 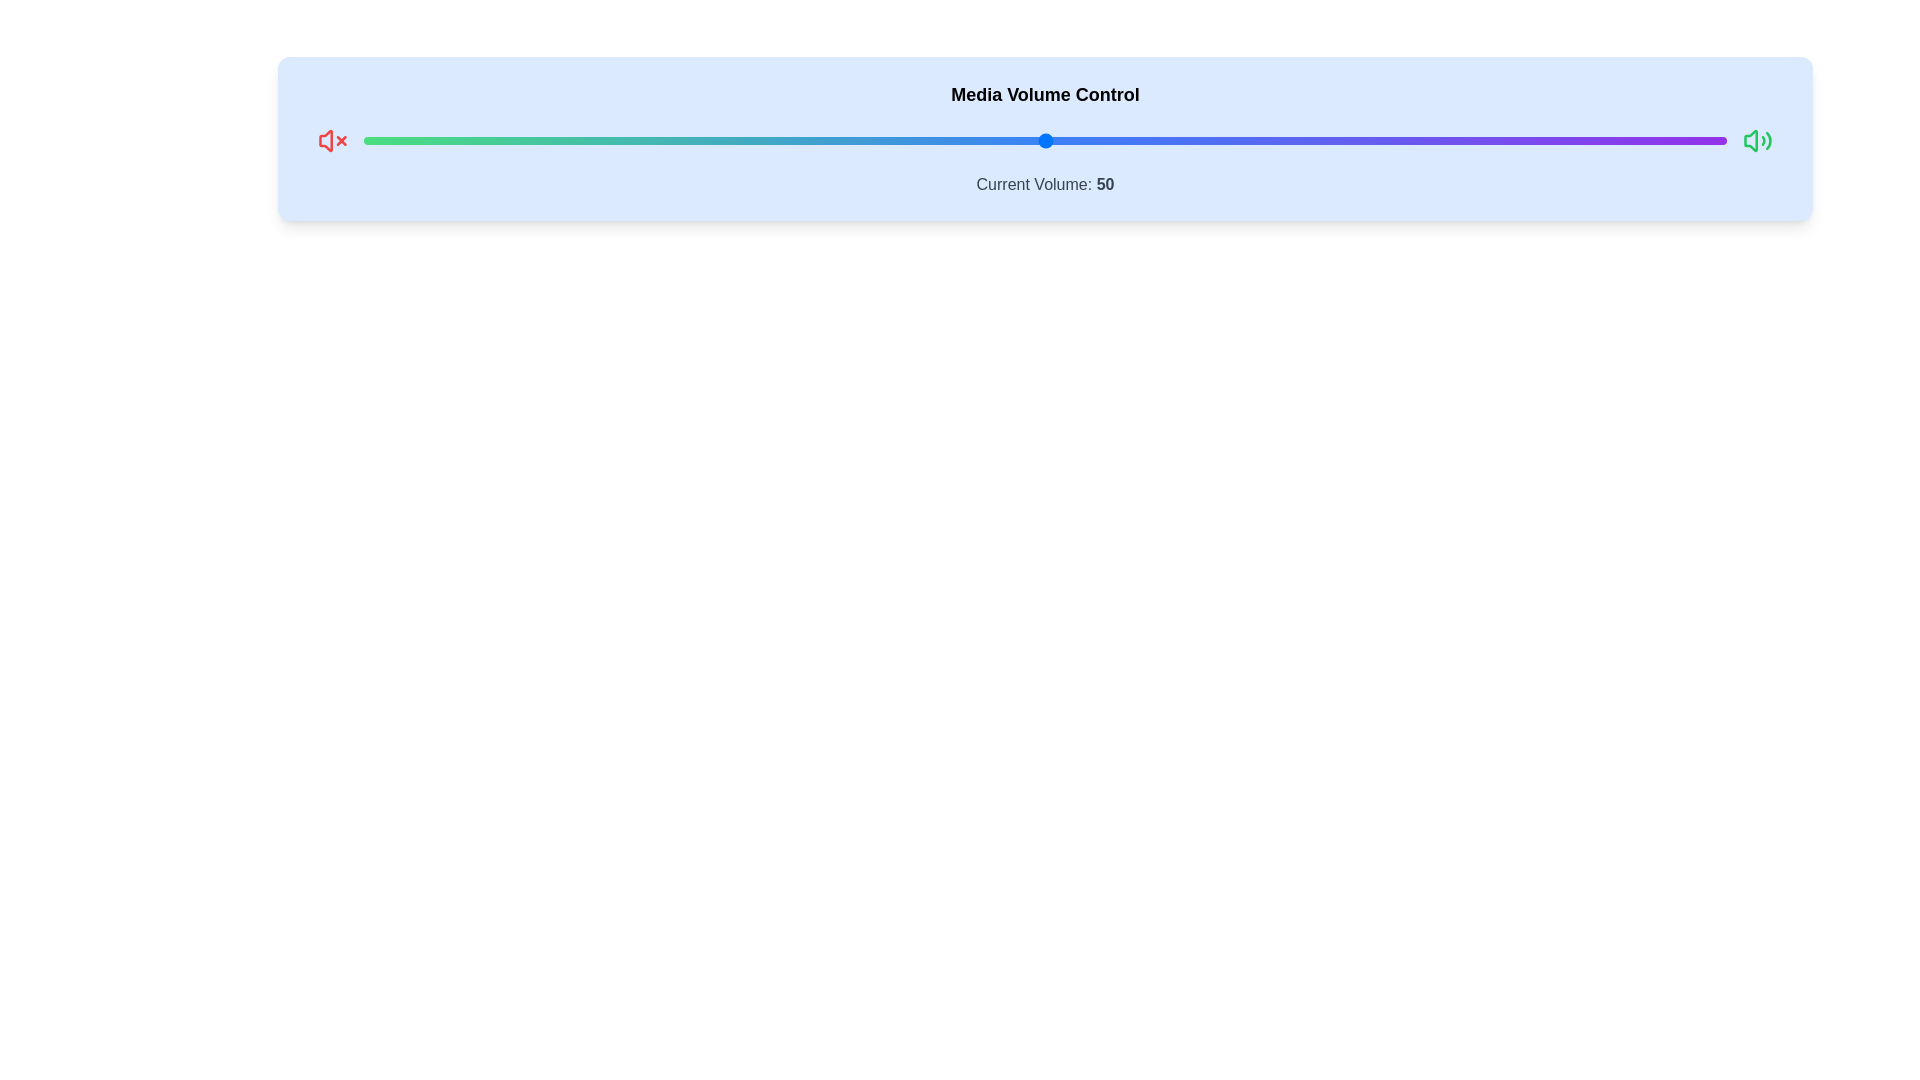 I want to click on the displayed text indicating the current volume, so click(x=1044, y=185).